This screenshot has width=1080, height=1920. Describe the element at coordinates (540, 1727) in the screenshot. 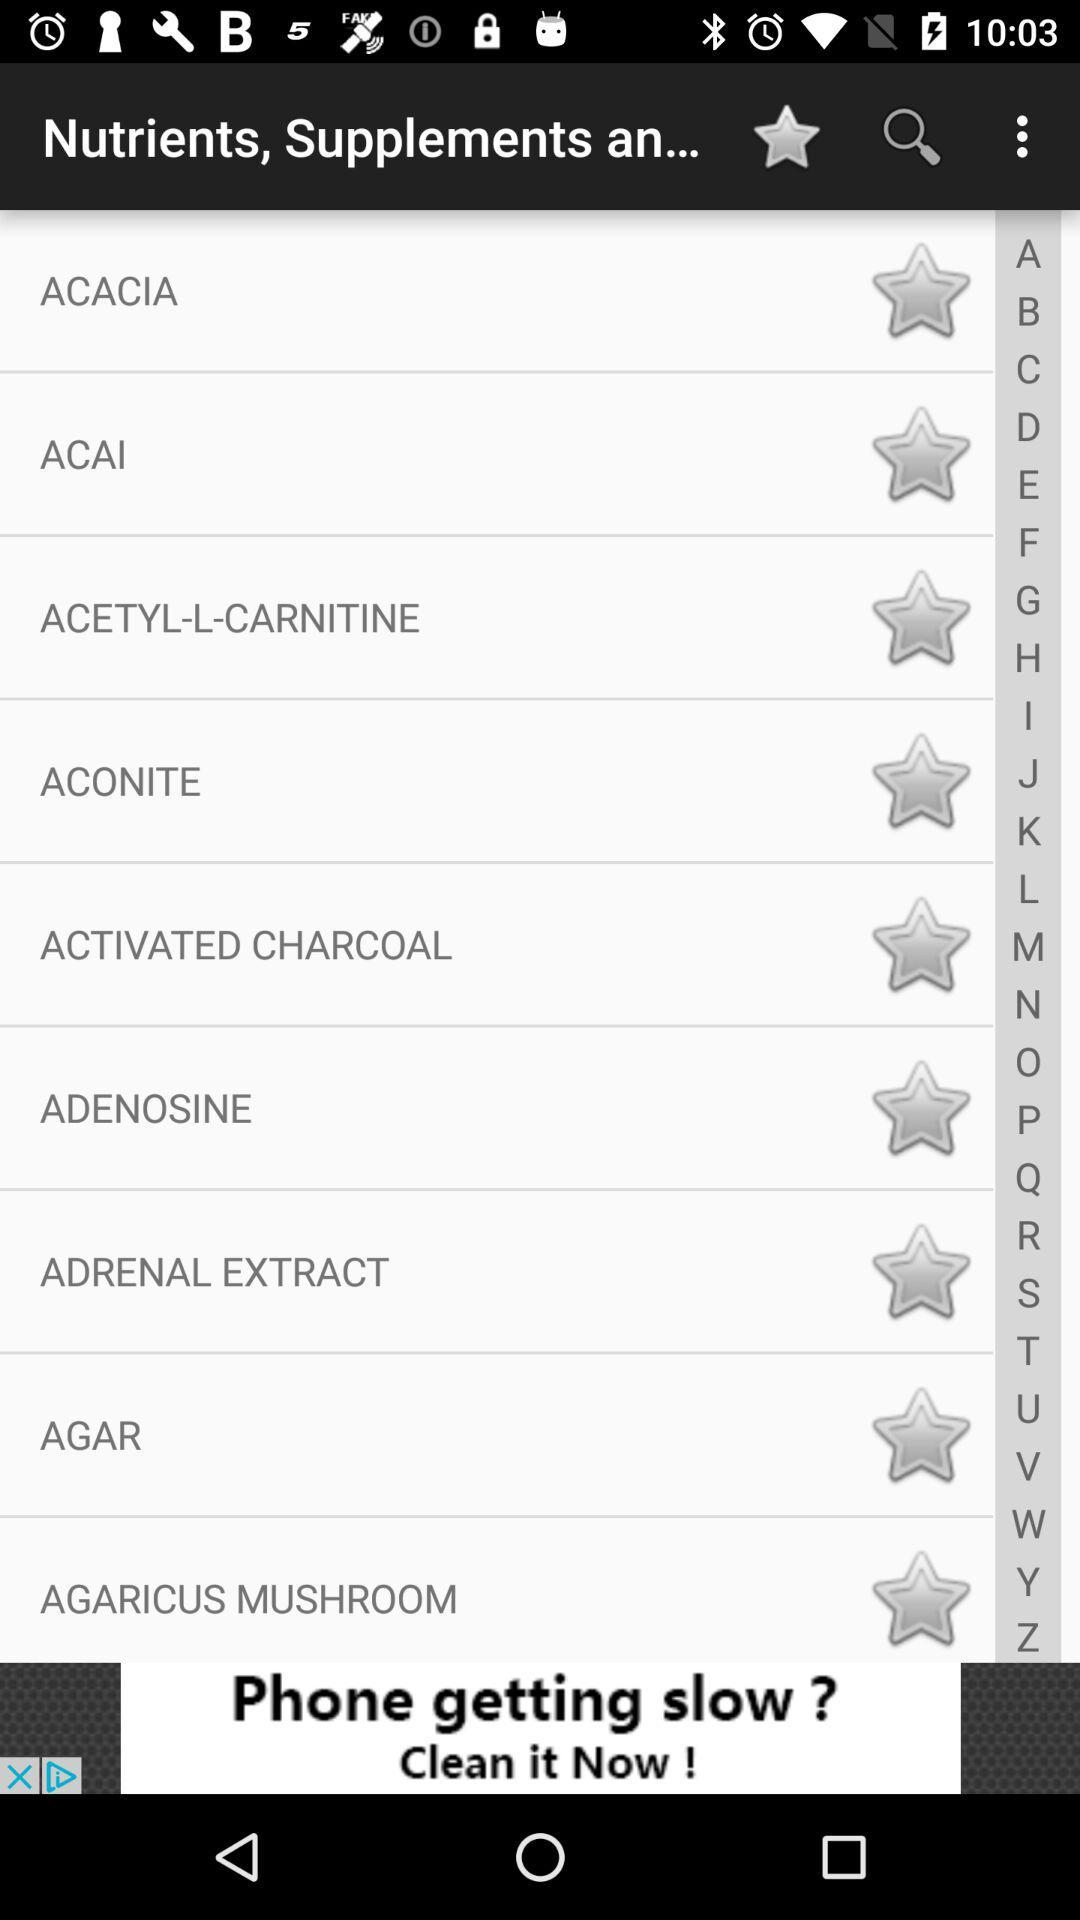

I see `add` at that location.